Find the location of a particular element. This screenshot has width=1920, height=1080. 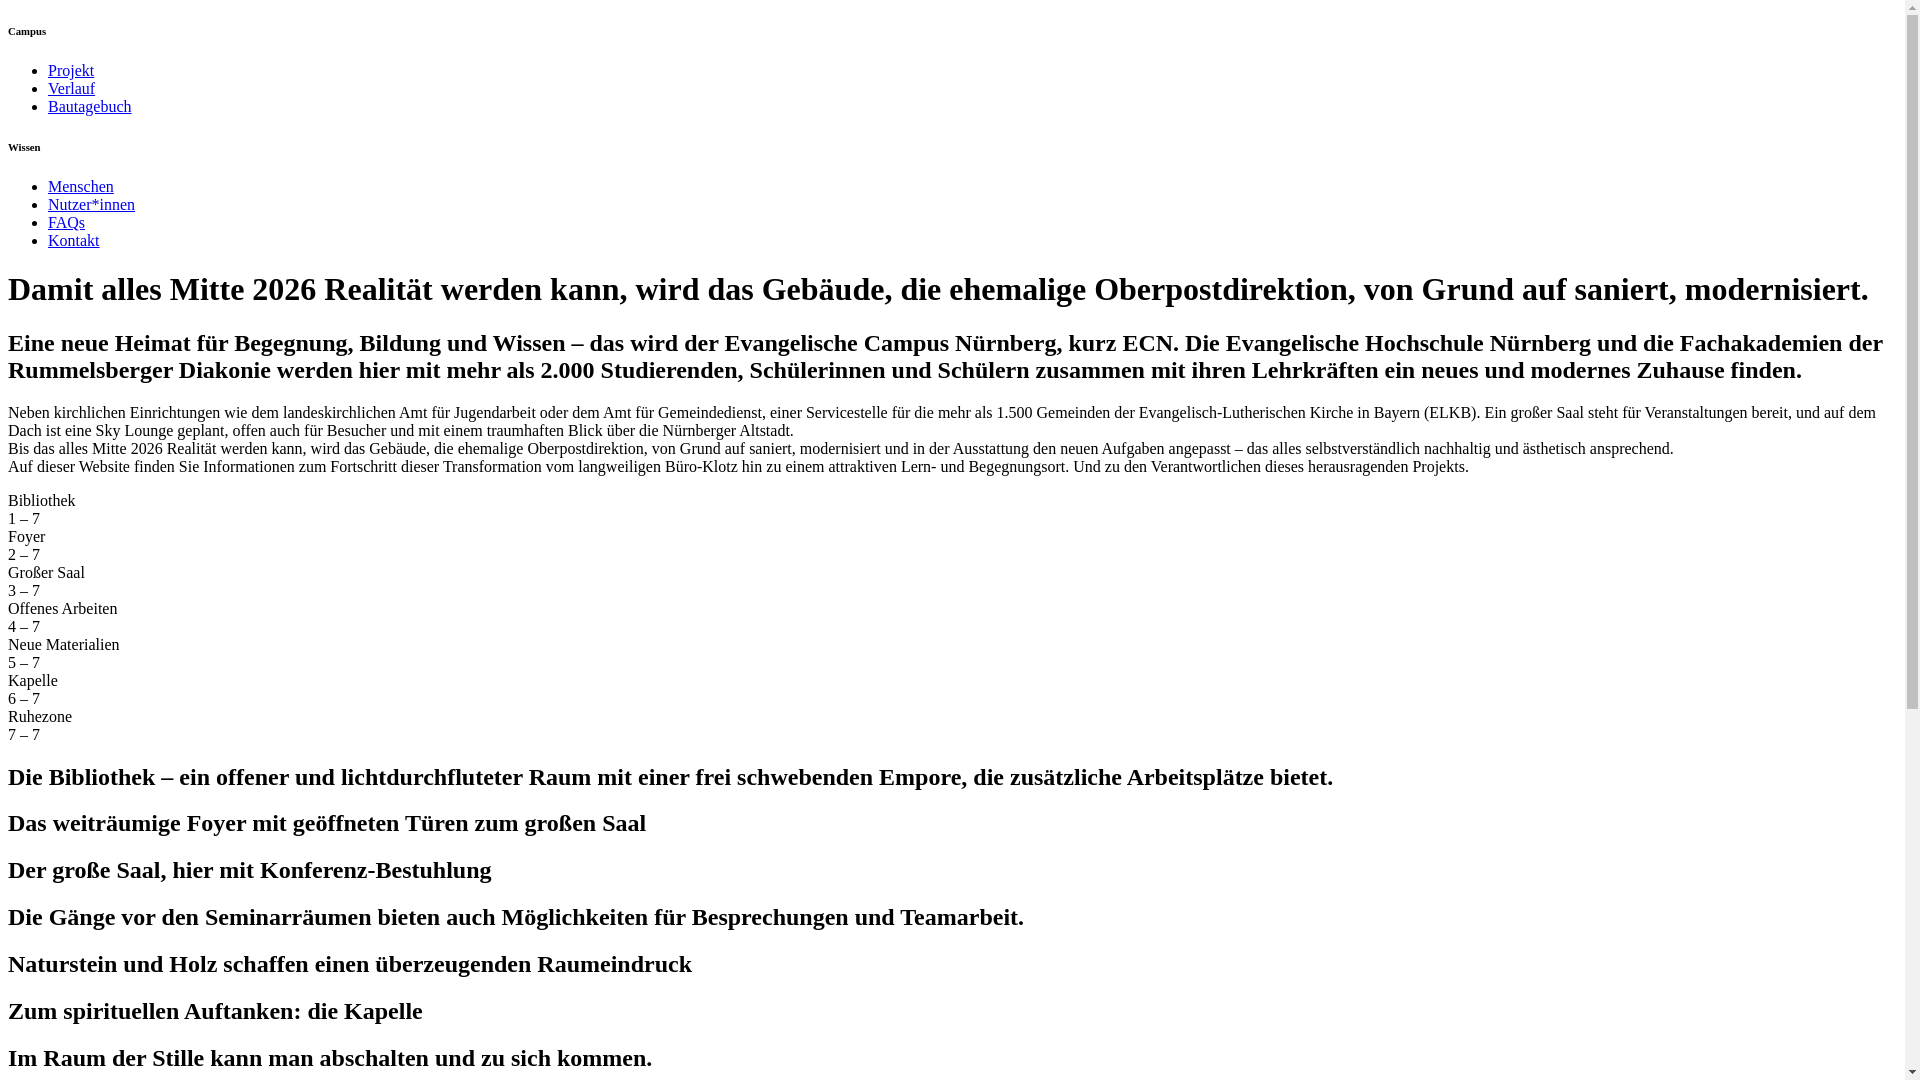

'Kontakt' is located at coordinates (73, 239).